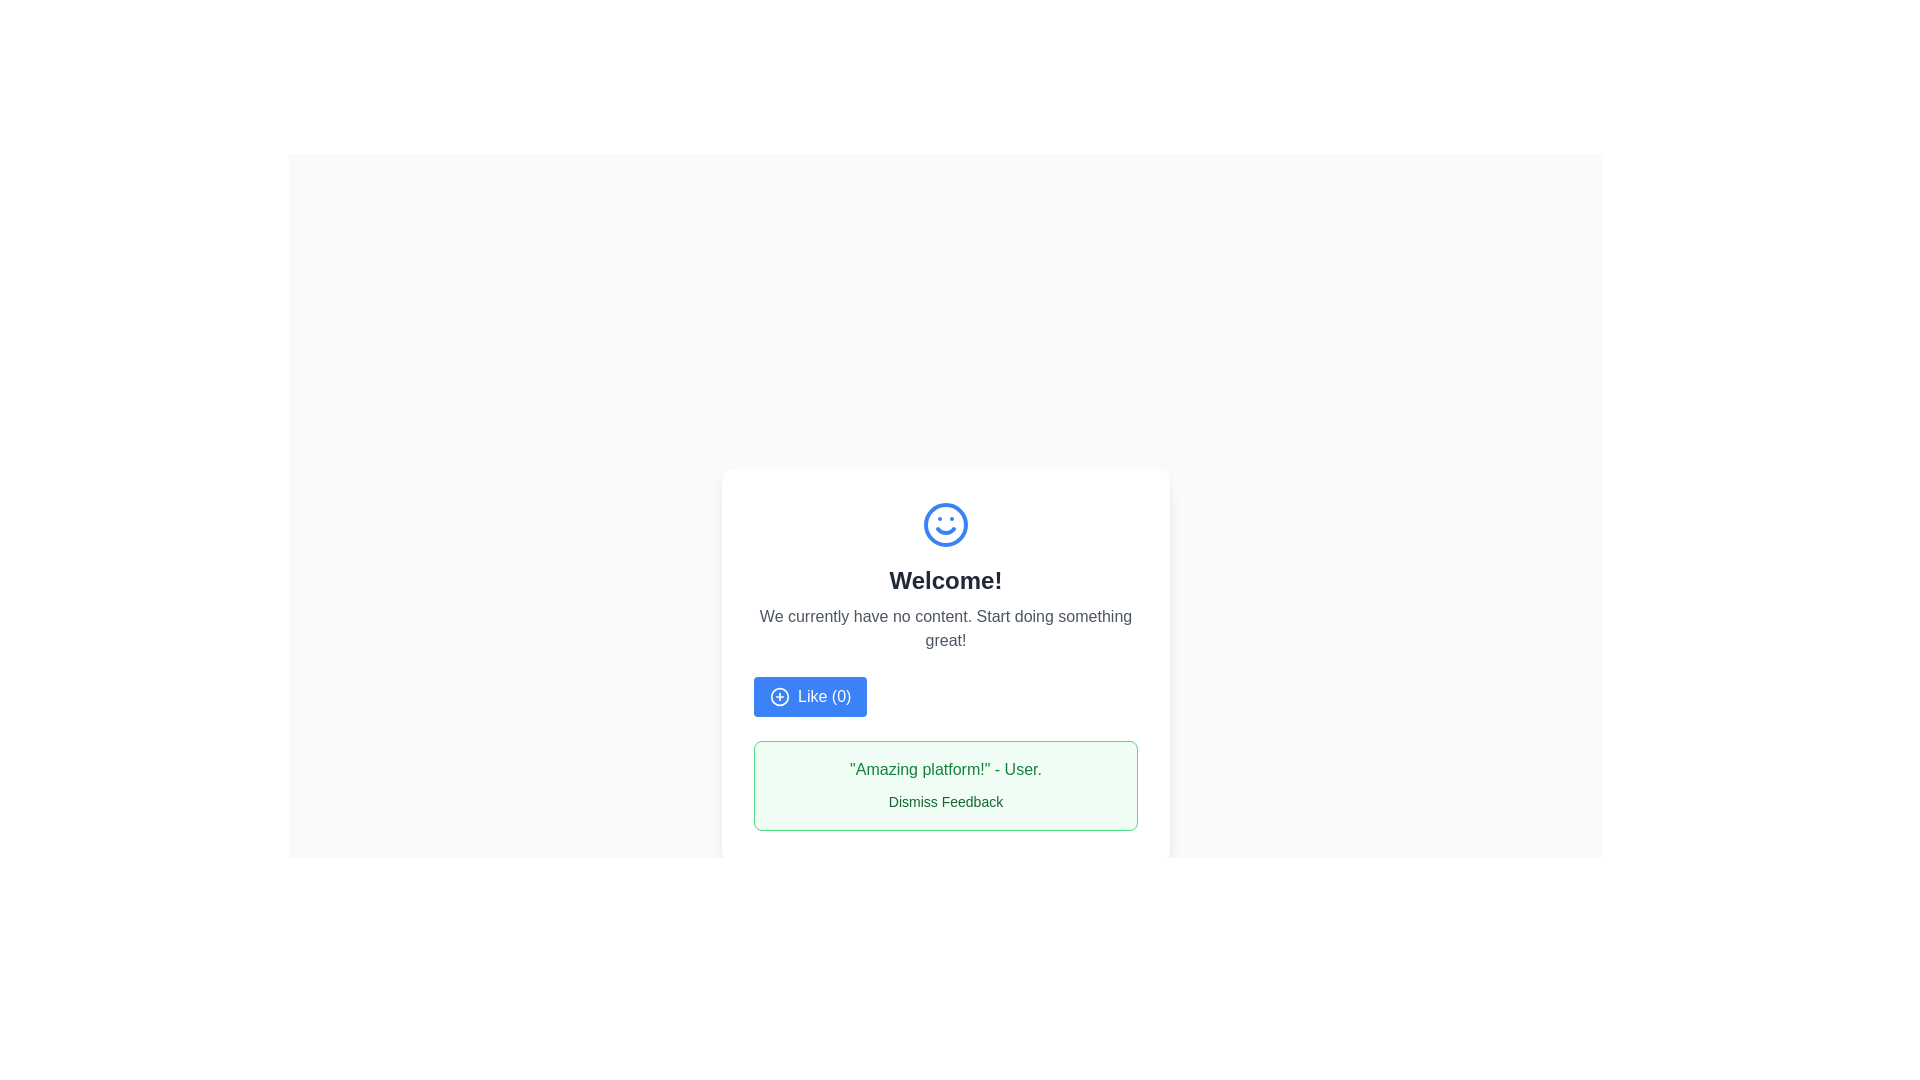  What do you see at coordinates (944, 523) in the screenshot?
I see `the outermost circular SVG element with a blue stroke located at the top center of the card interface, above the text 'Welcome!'` at bounding box center [944, 523].